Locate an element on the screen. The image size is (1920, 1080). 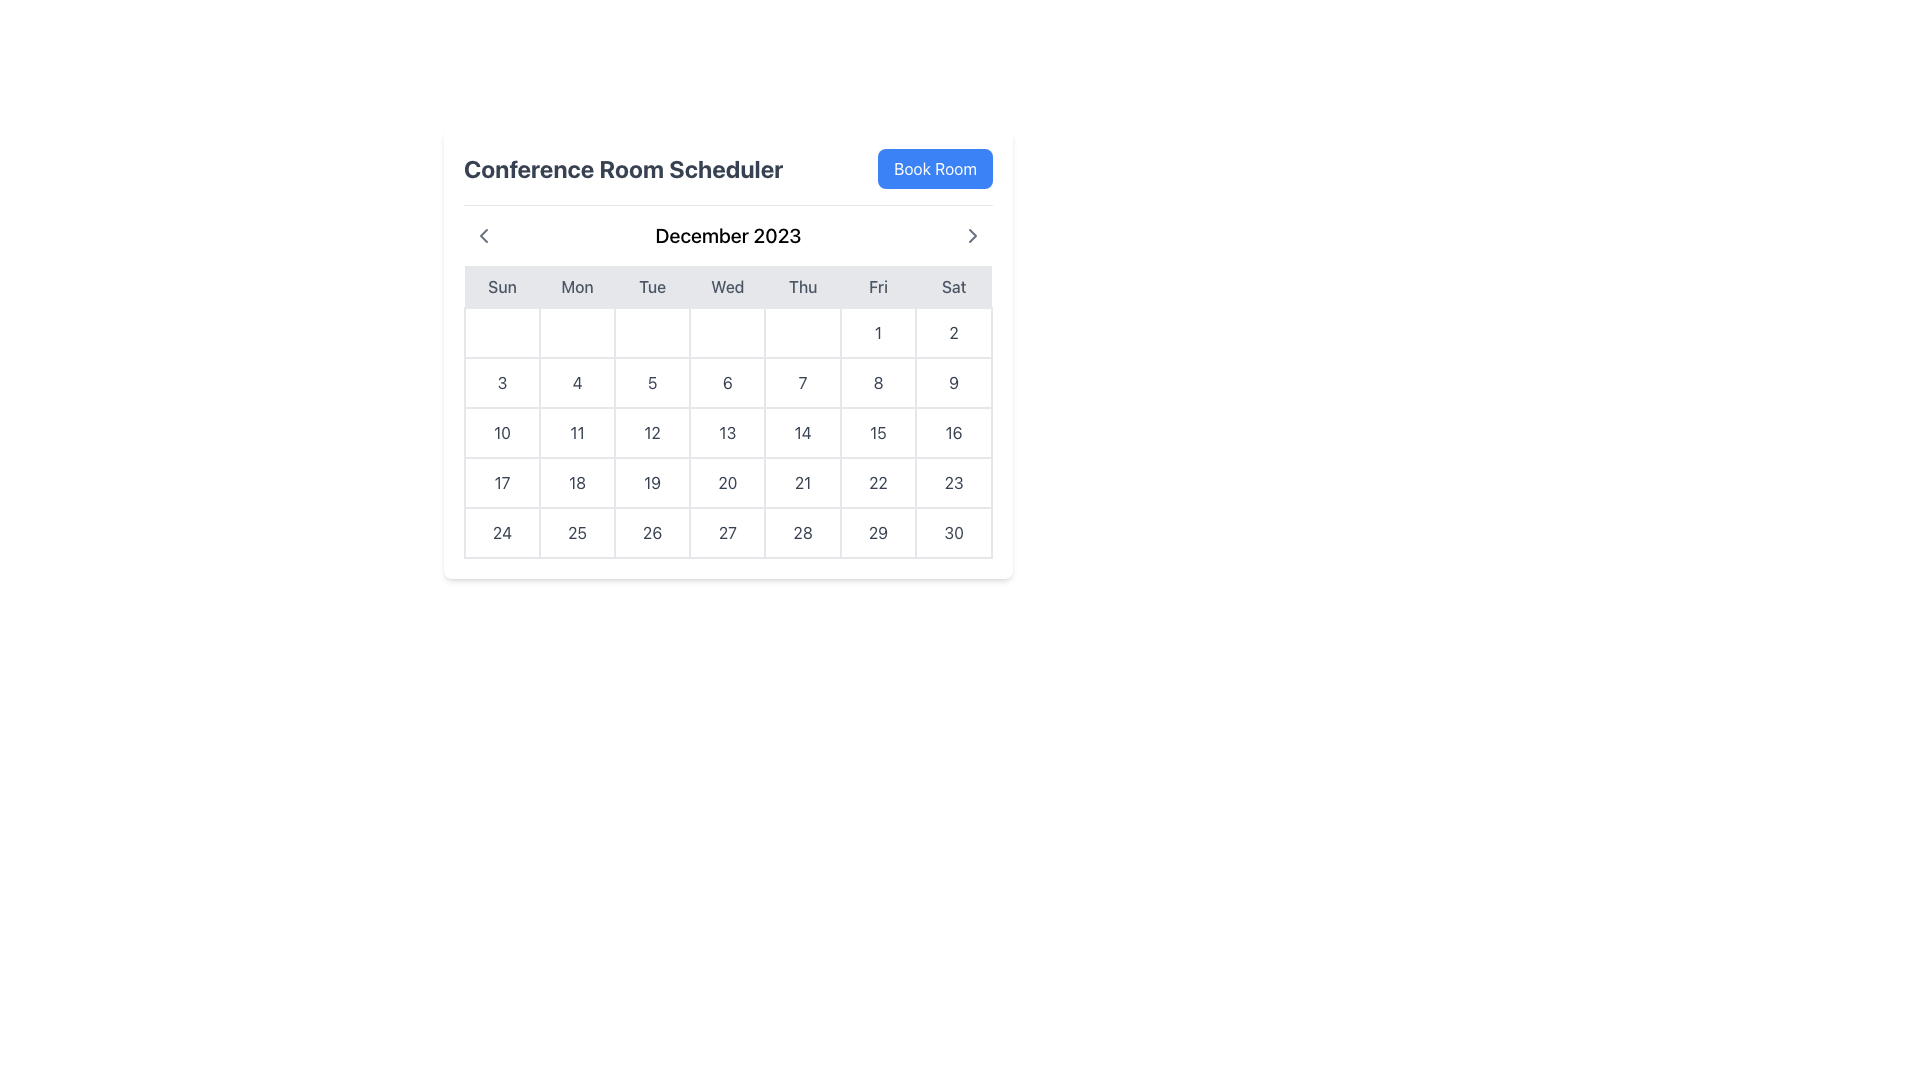
text element that denotes the column of dates corresponding to Sundays in the top-left corner of the calendar layout is located at coordinates (502, 287).